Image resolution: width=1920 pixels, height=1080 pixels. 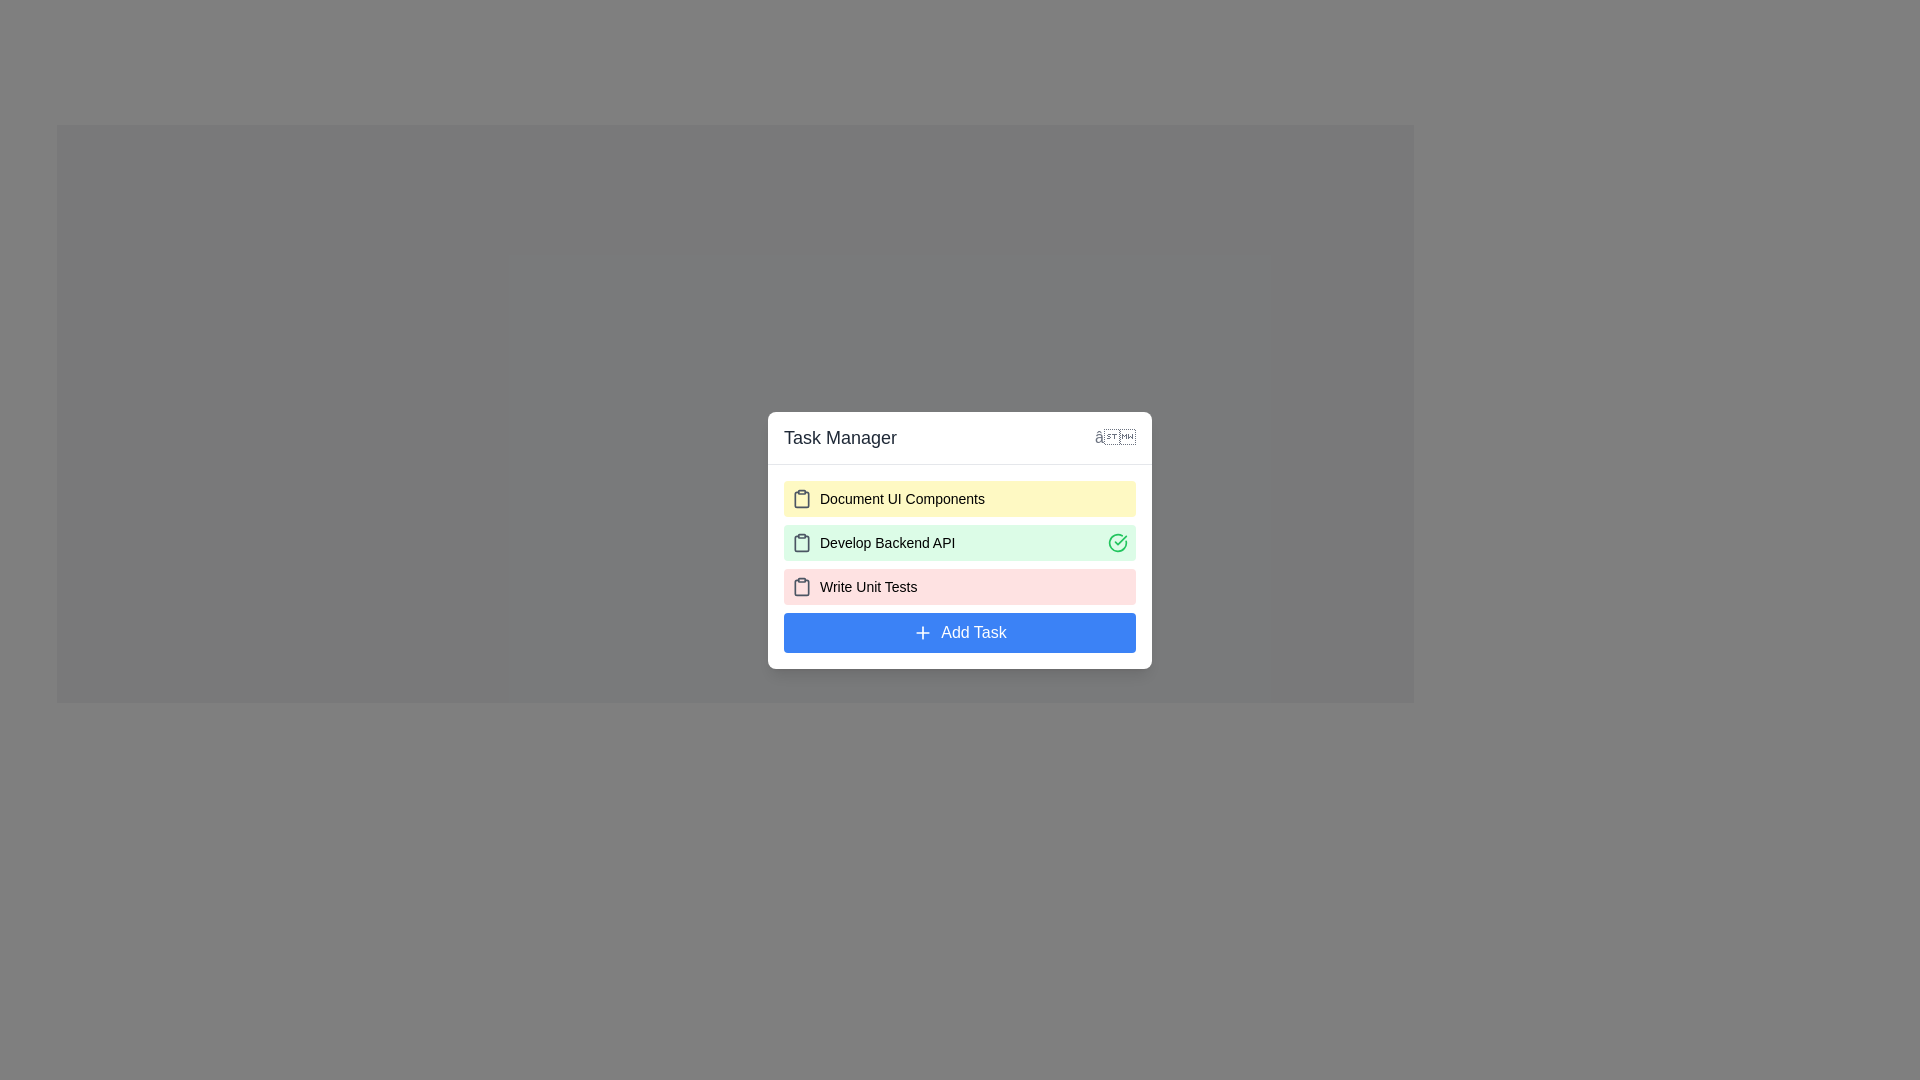 What do you see at coordinates (854, 585) in the screenshot?
I see `text 'Write Unit Tests' from the Task entry label with an icon, which features a clipboard icon and is located within a red-highlighted task entry in the task manager interface` at bounding box center [854, 585].